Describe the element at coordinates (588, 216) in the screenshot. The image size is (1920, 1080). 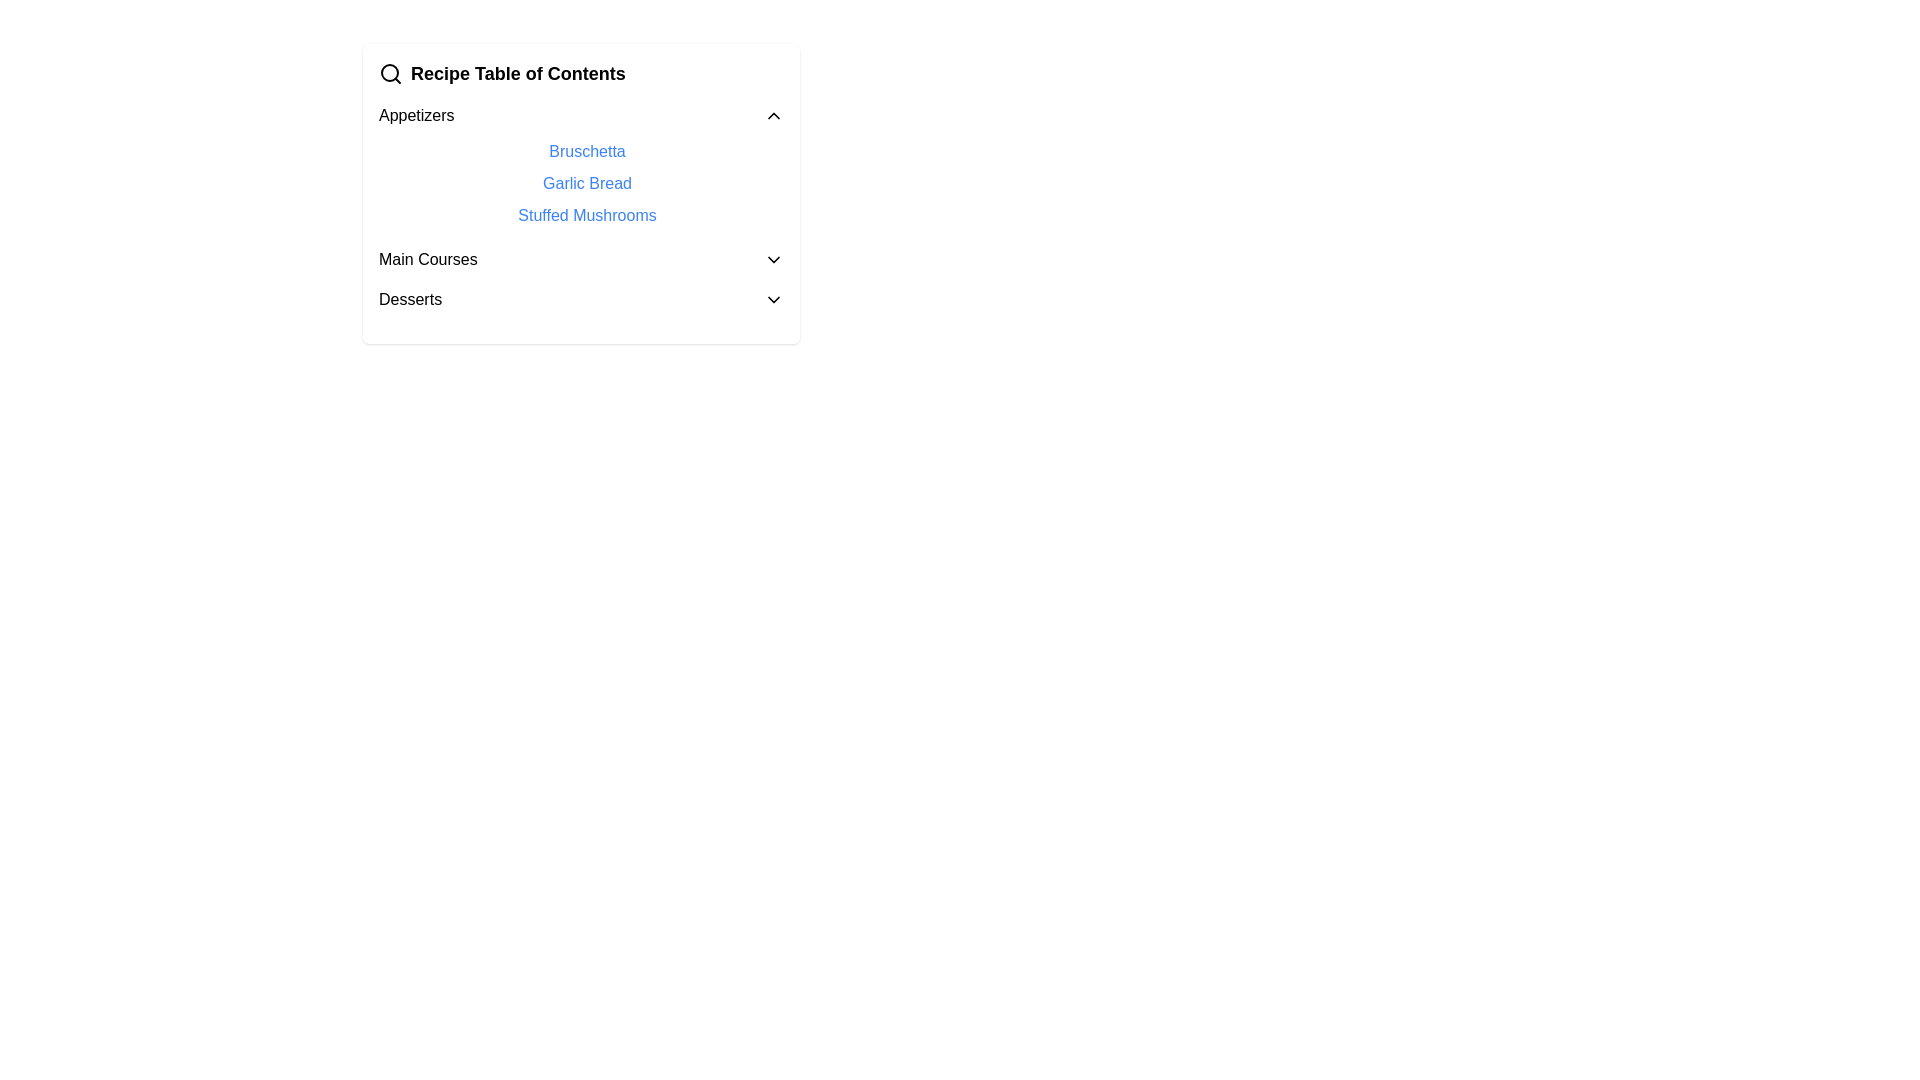
I see `the hyperlink styled as 'Stuffed Mushrooms' located under the 'Appetizers' section in the table of contents` at that location.